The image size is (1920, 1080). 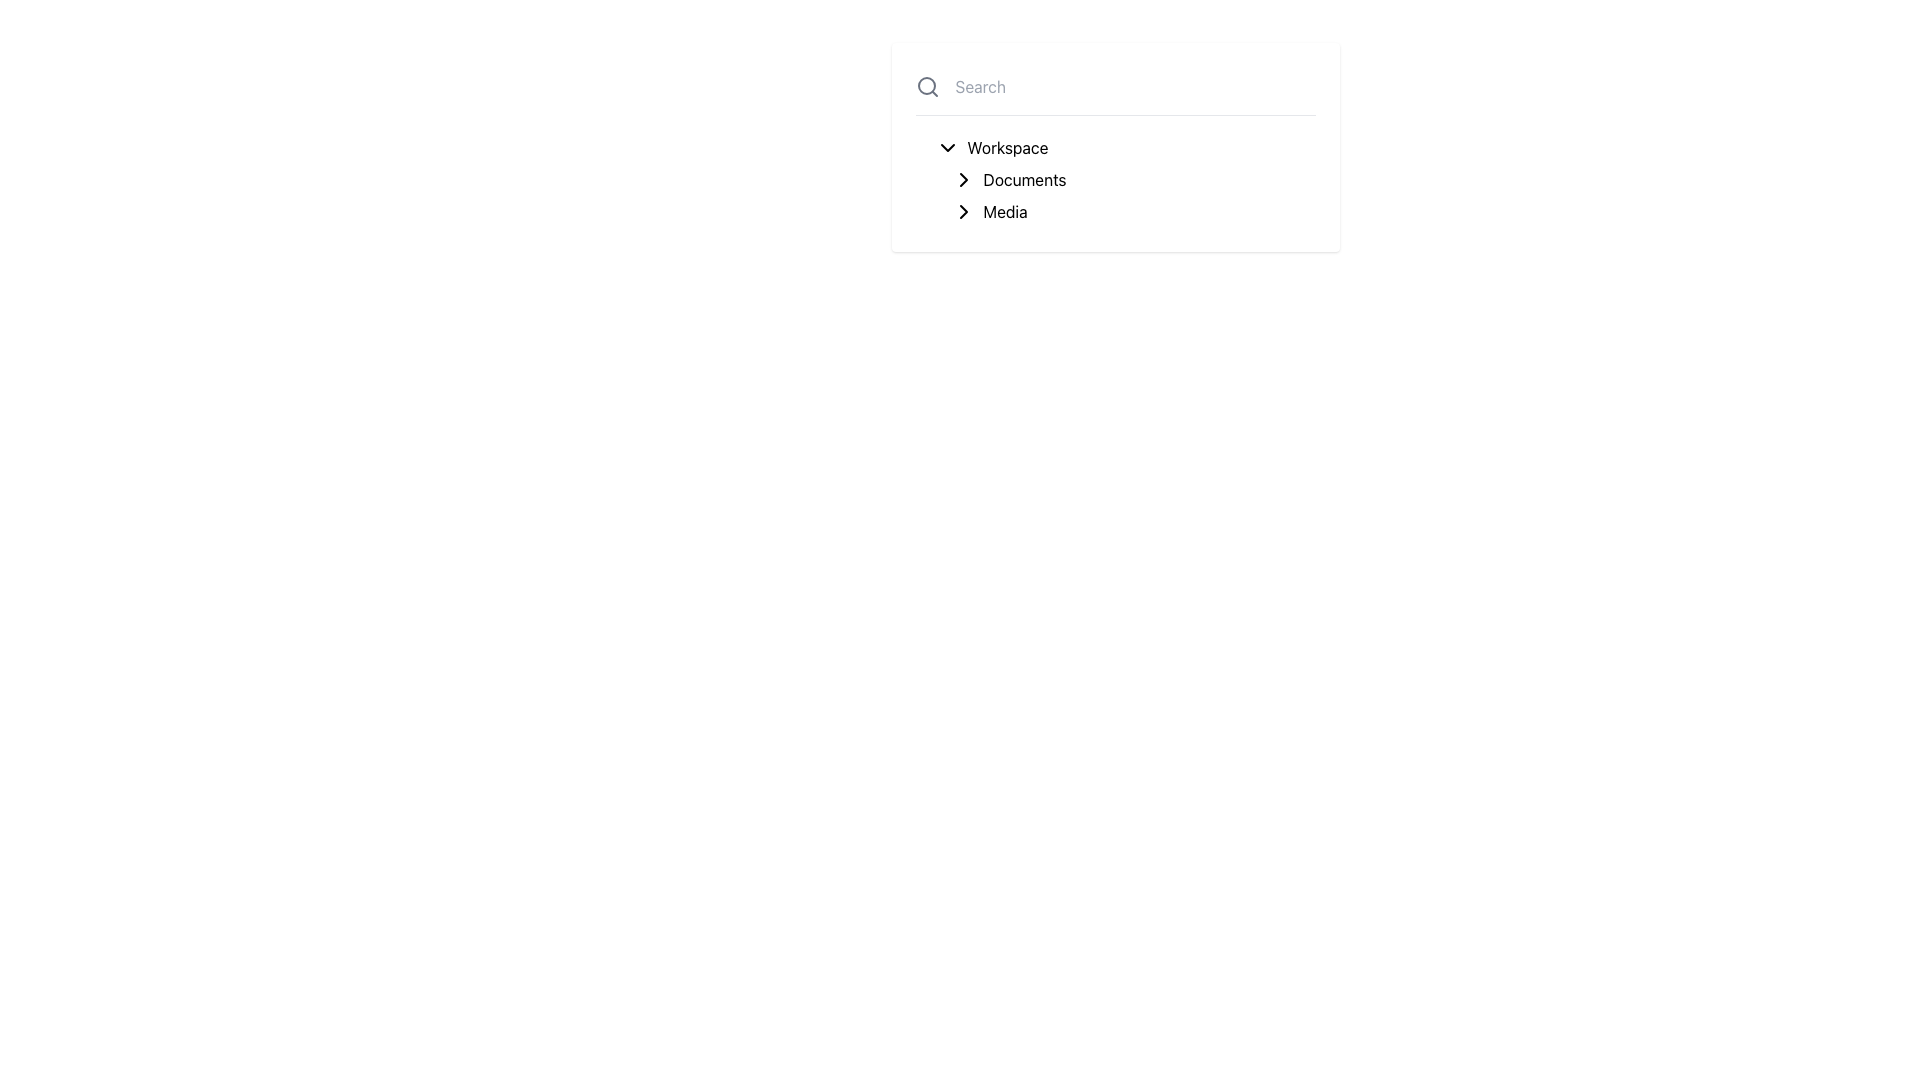 What do you see at coordinates (1005, 212) in the screenshot?
I see `the 'Media' text label element which is styled with 'text-blue-600' and 'font-semibold' classes, positioned within a selectable list to the right of a chevron SVG icon` at bounding box center [1005, 212].